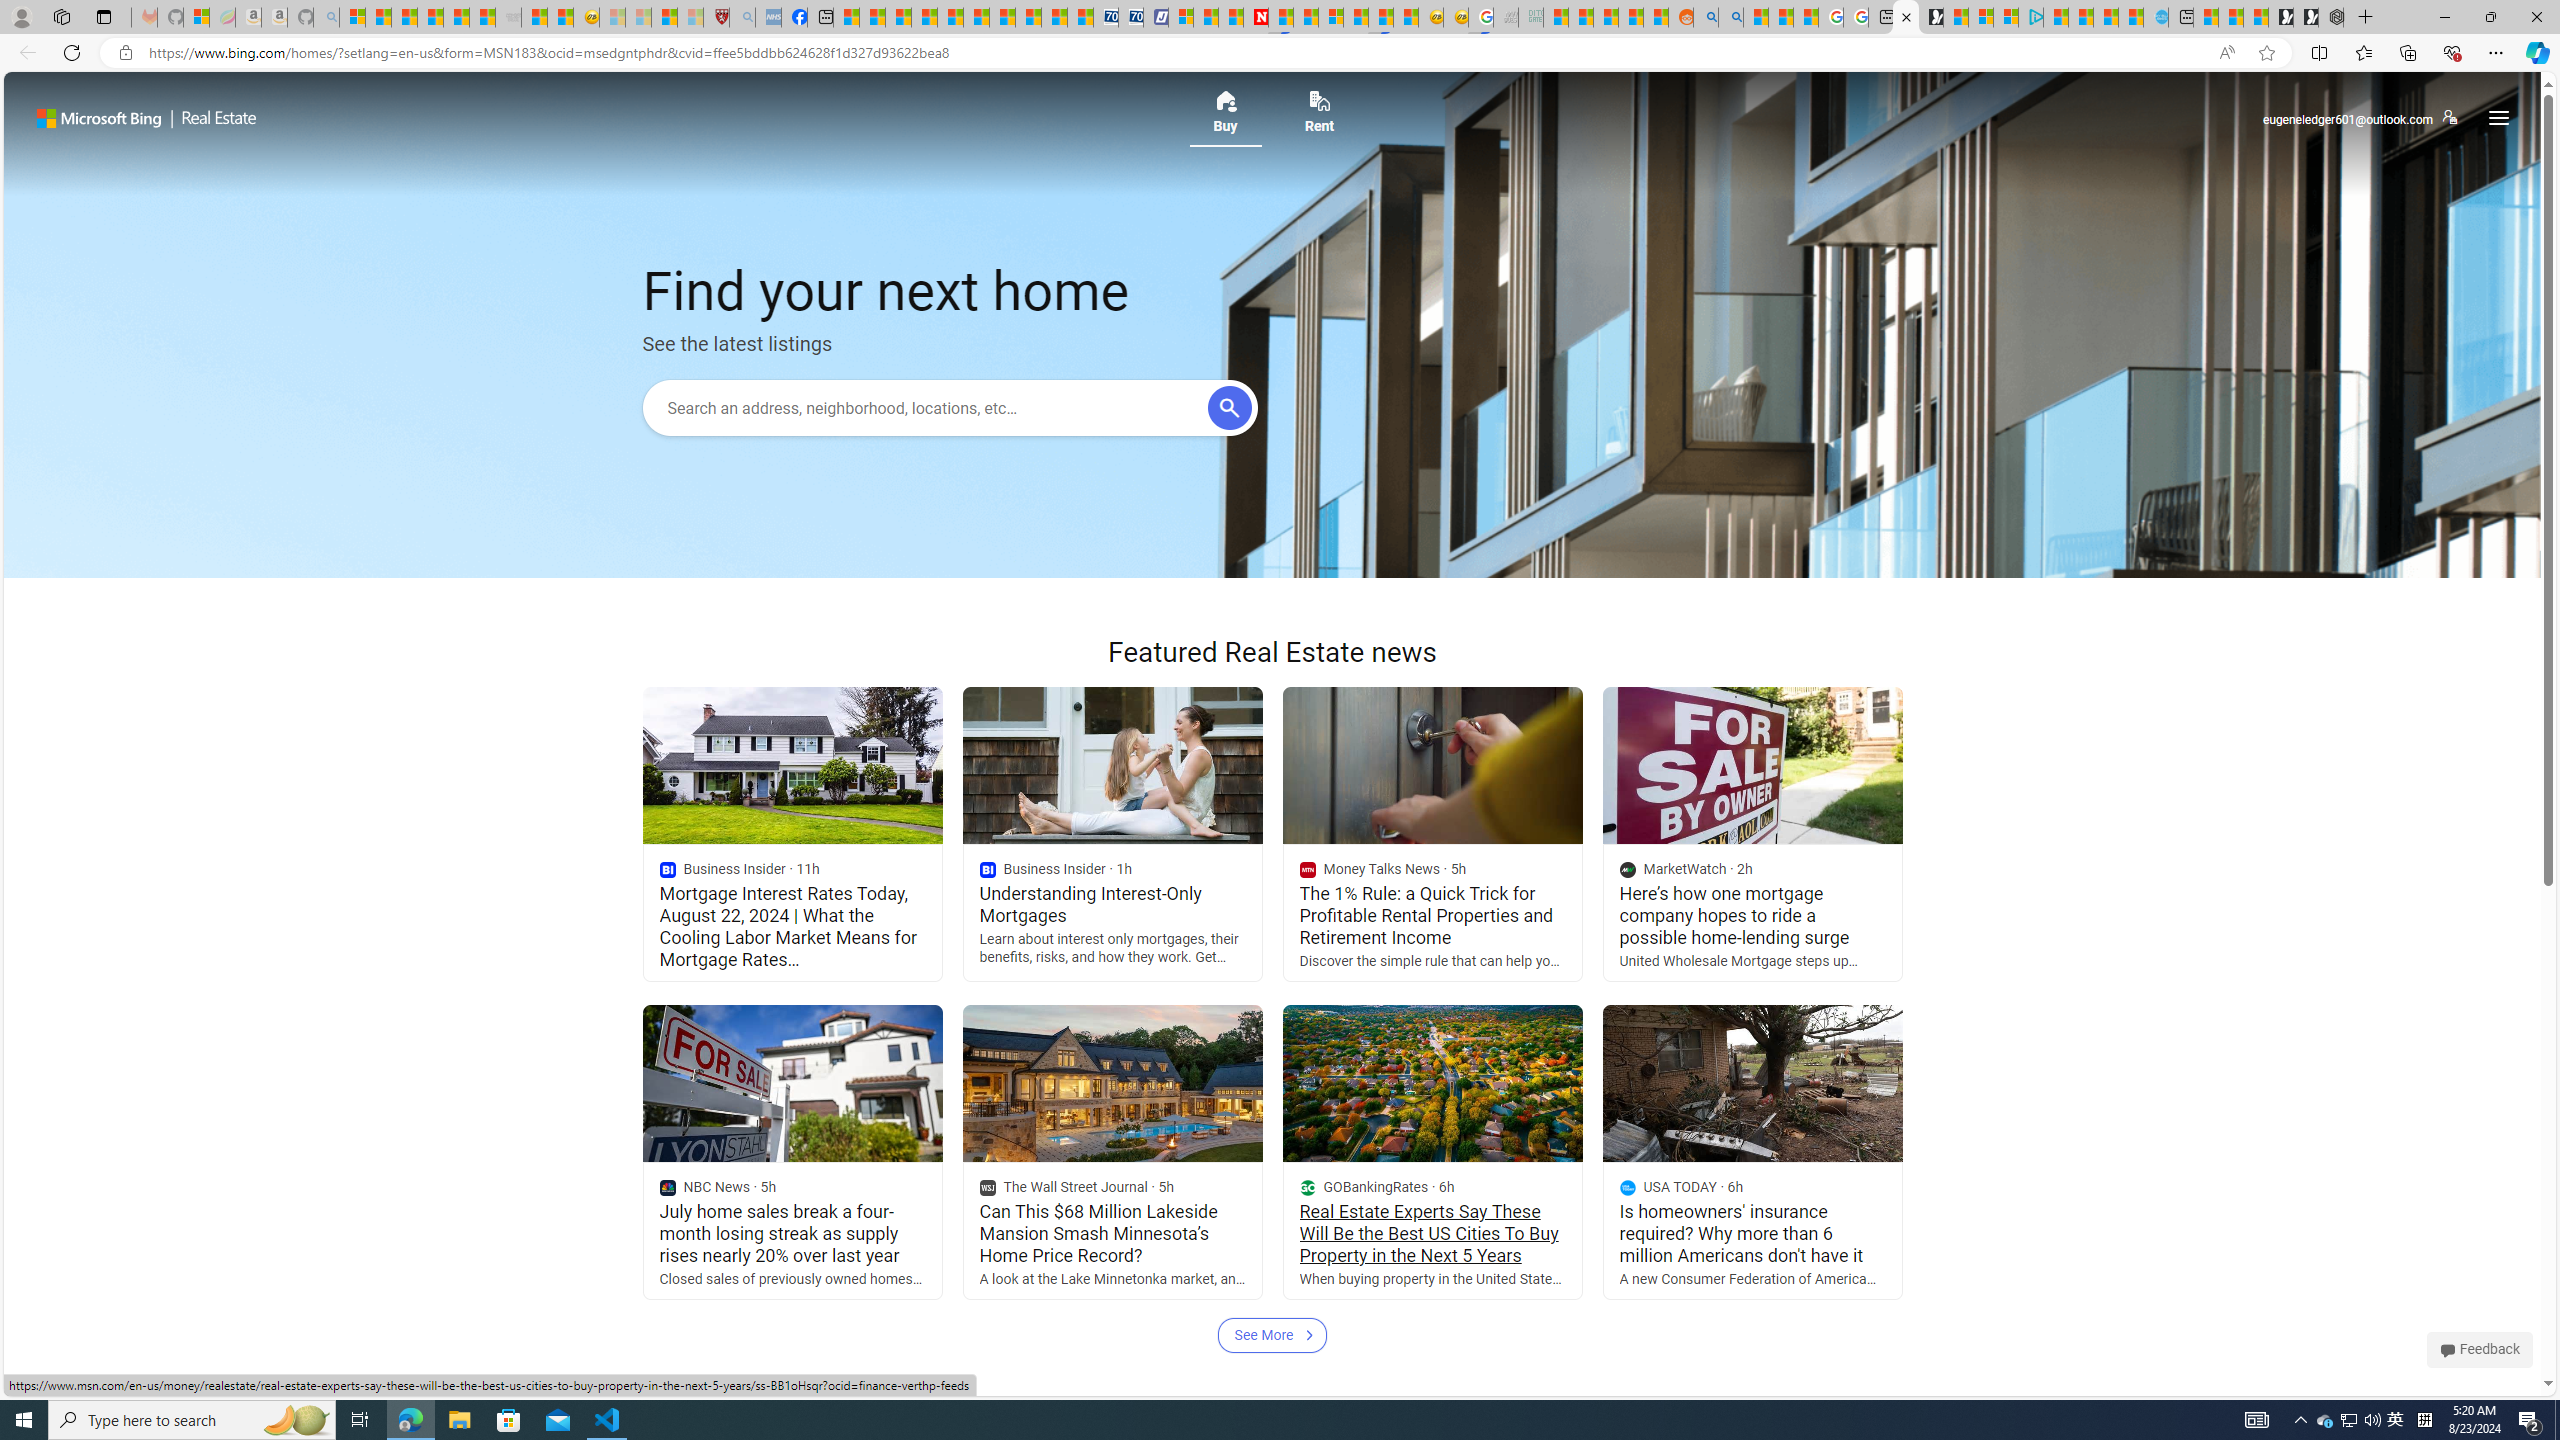  I want to click on 'eugeneledger601@outlook.com', so click(2360, 118).